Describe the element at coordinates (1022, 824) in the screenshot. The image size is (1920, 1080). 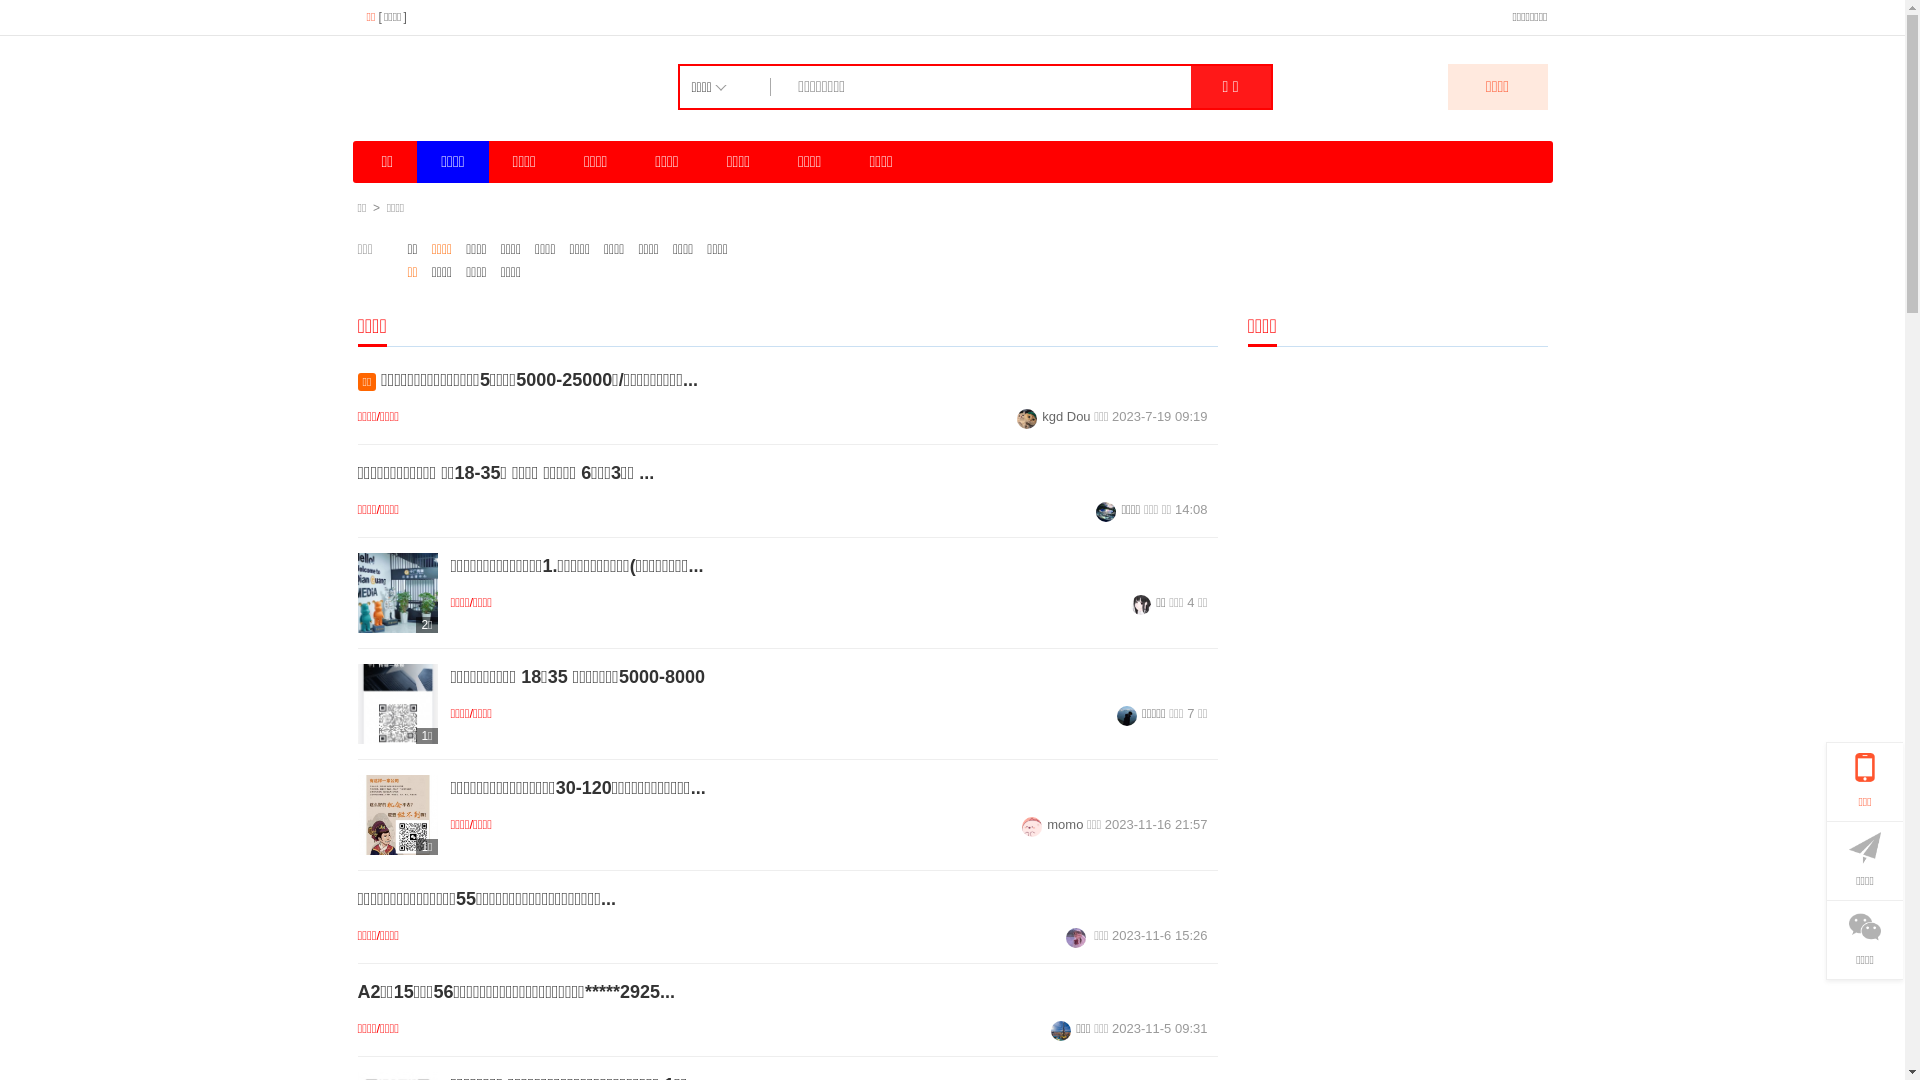
I see `'momo'` at that location.